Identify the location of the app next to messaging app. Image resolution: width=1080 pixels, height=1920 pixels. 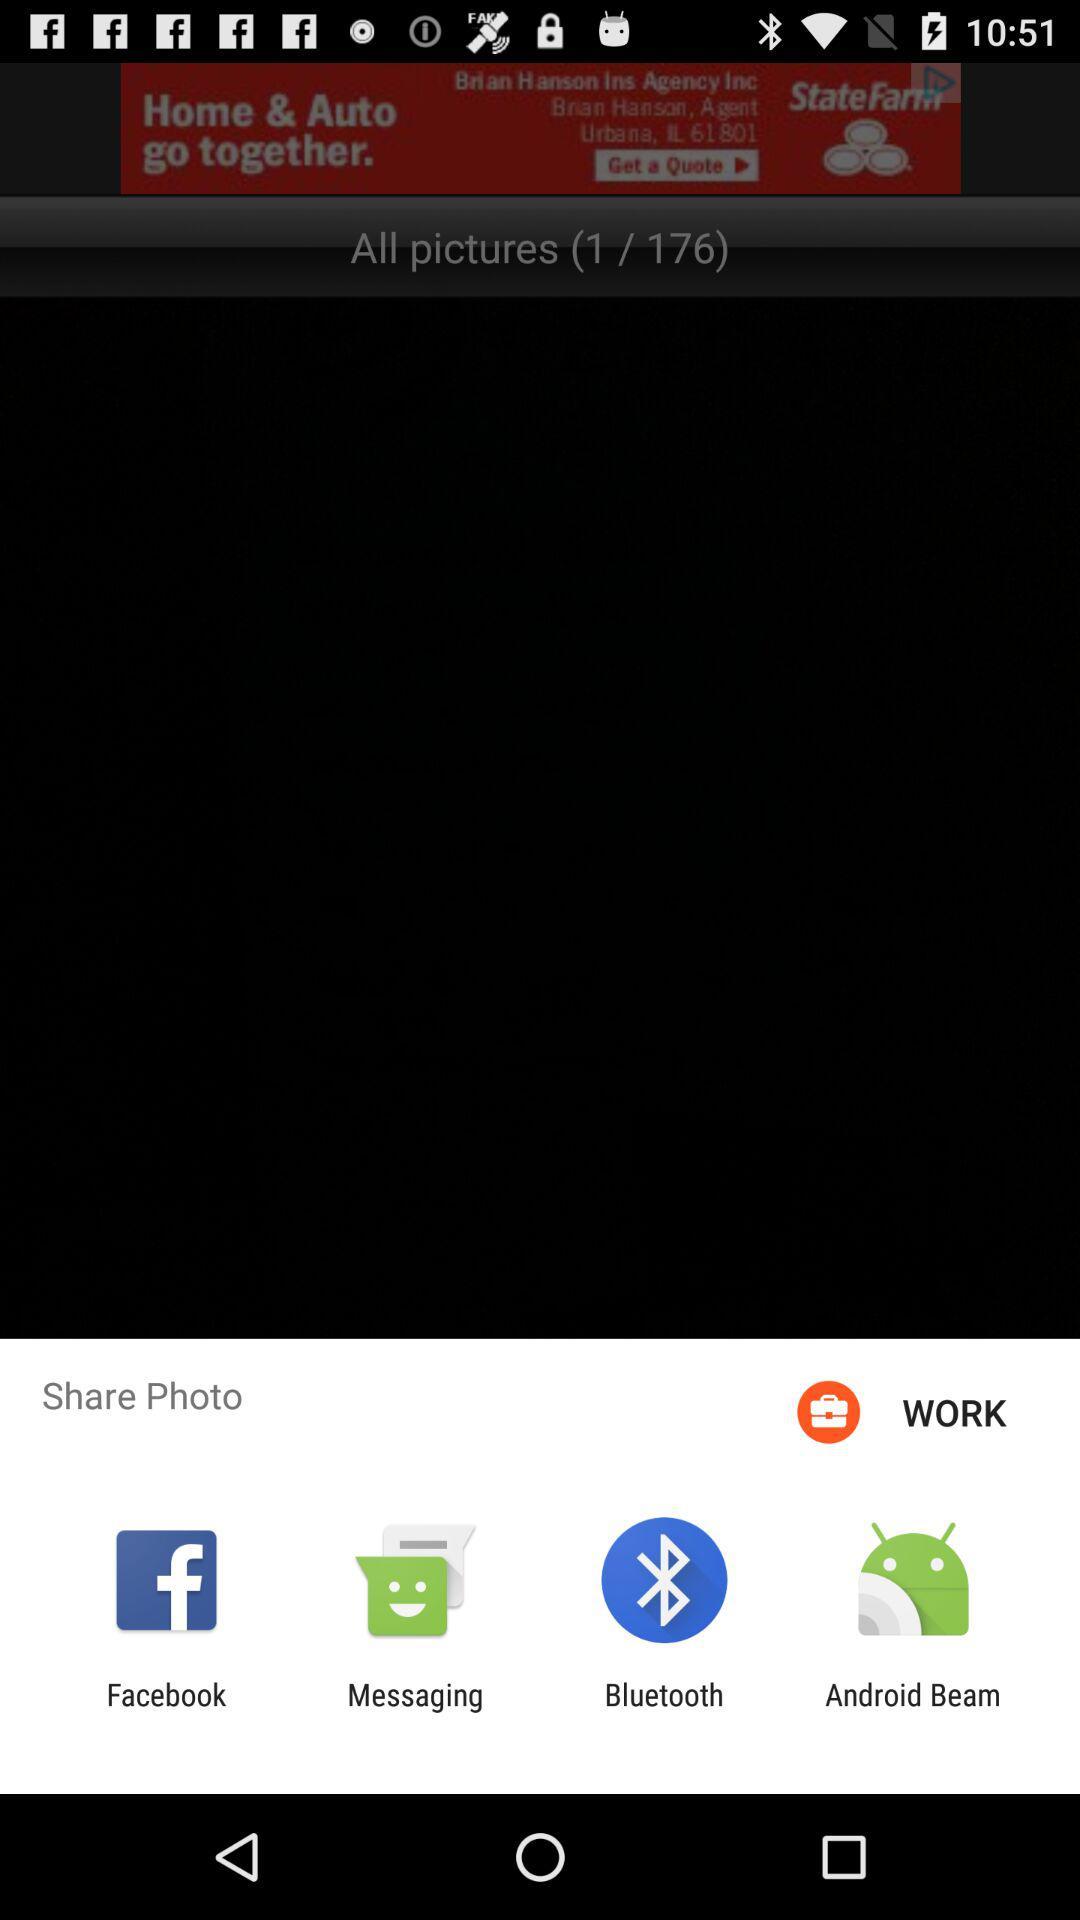
(664, 1711).